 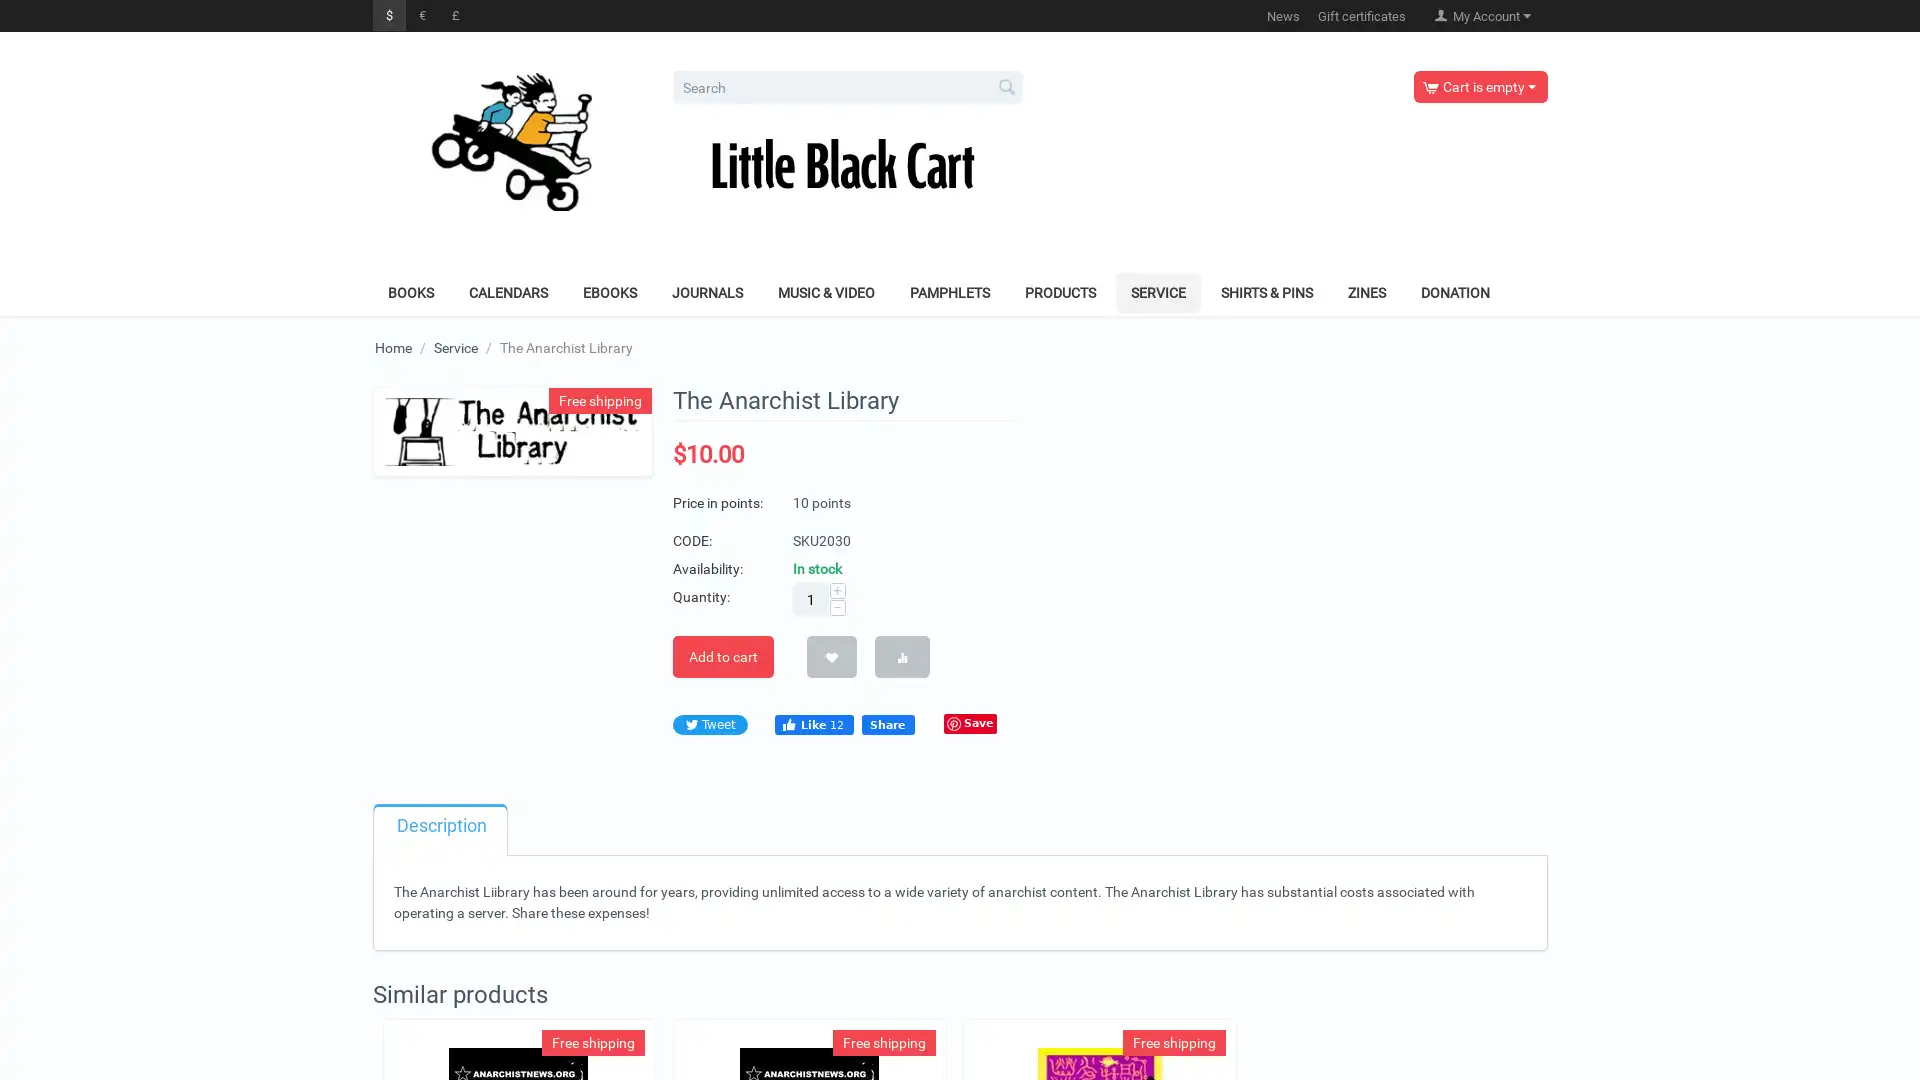 I want to click on Add to cart, so click(x=721, y=656).